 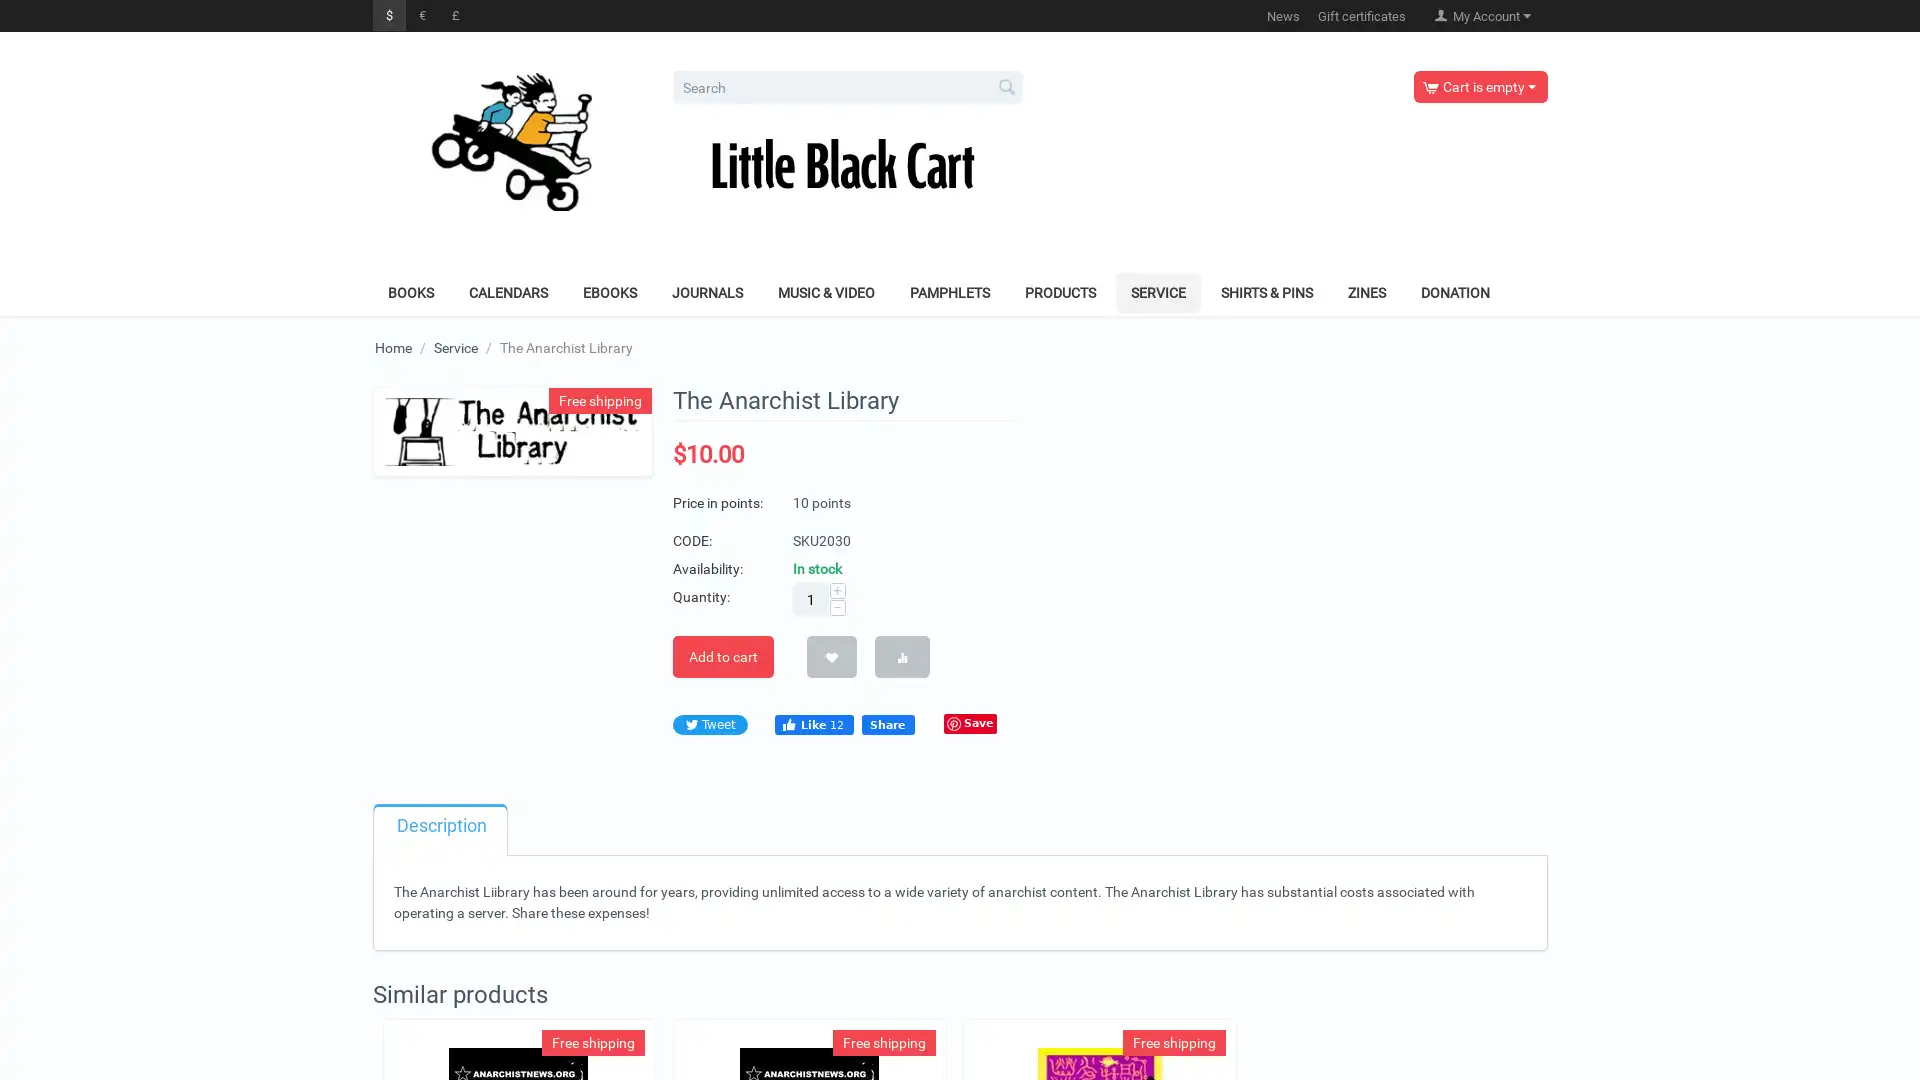 I want to click on Add to cart, so click(x=721, y=656).